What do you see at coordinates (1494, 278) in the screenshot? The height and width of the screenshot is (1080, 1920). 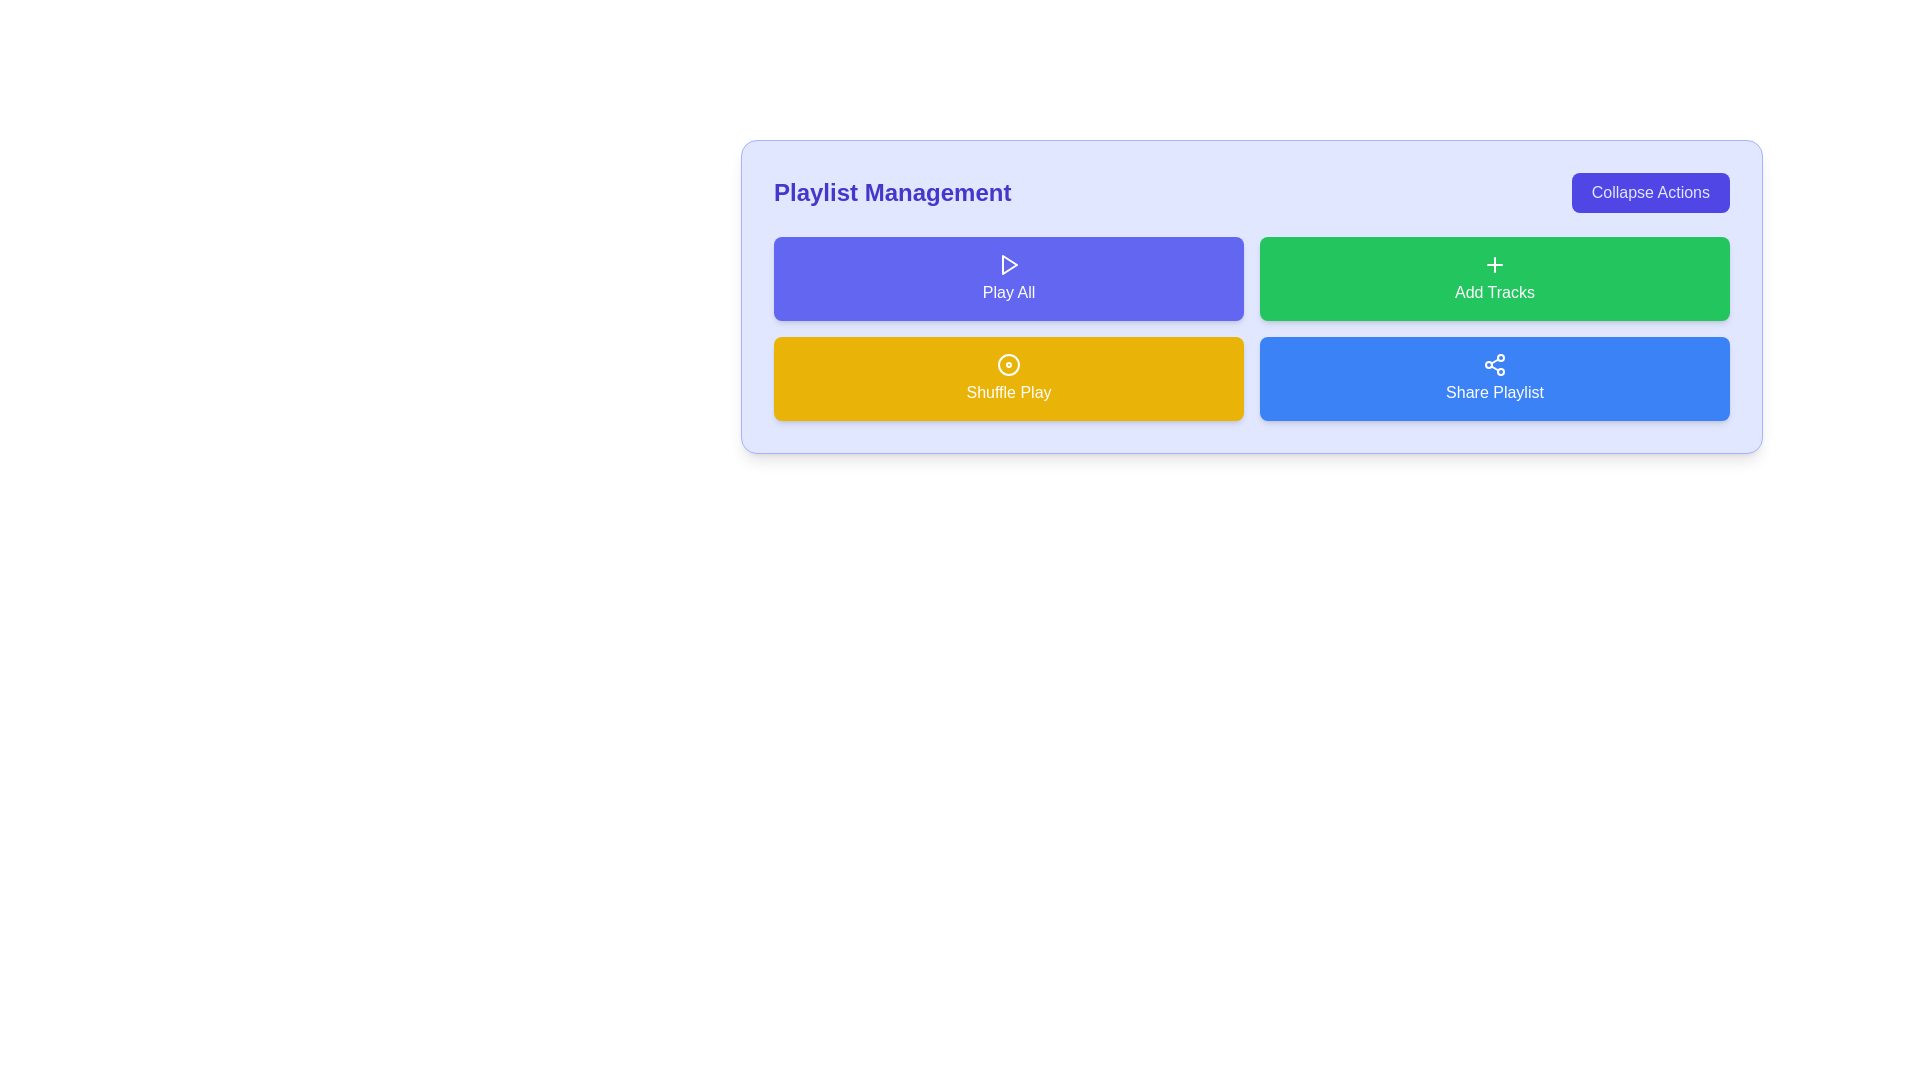 I see `the second button in the top row of the grid, located to the right of the 'Play All' button` at bounding box center [1494, 278].